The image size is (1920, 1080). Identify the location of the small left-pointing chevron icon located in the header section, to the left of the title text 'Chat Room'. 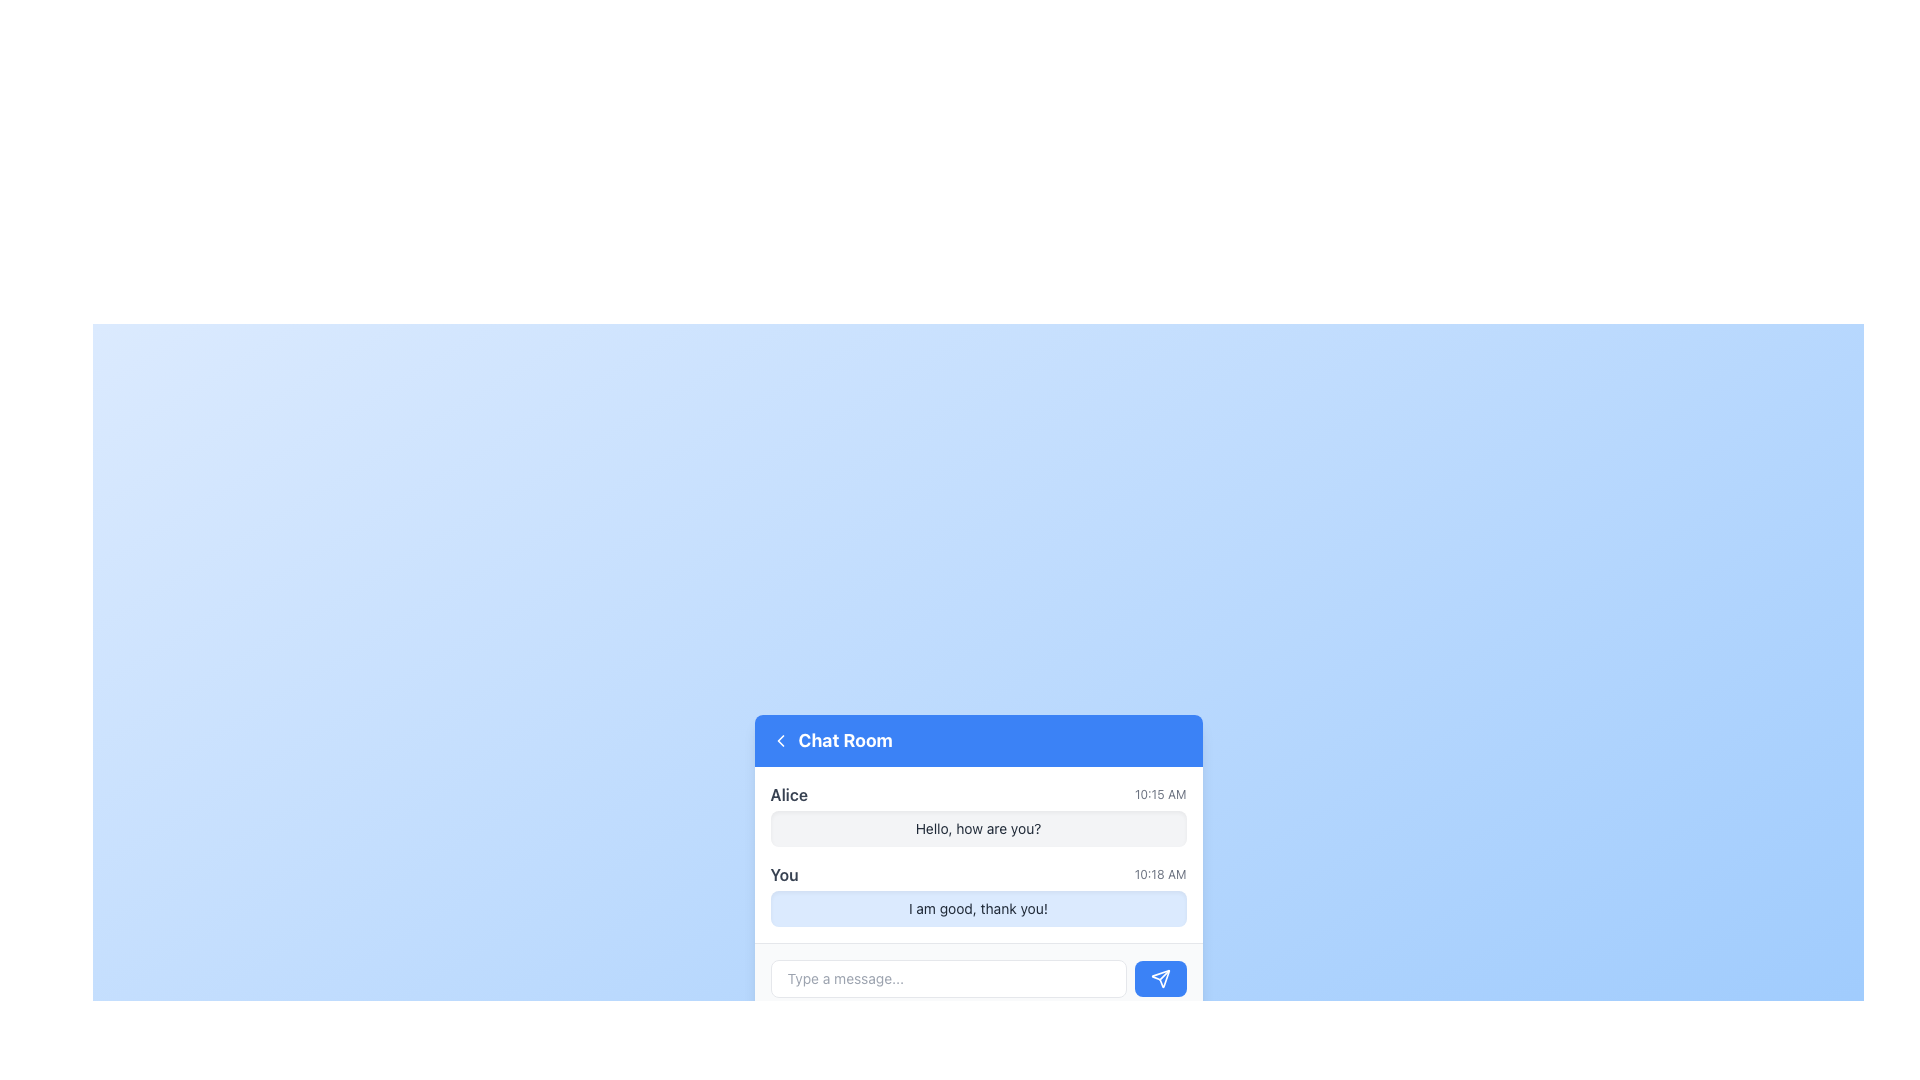
(779, 740).